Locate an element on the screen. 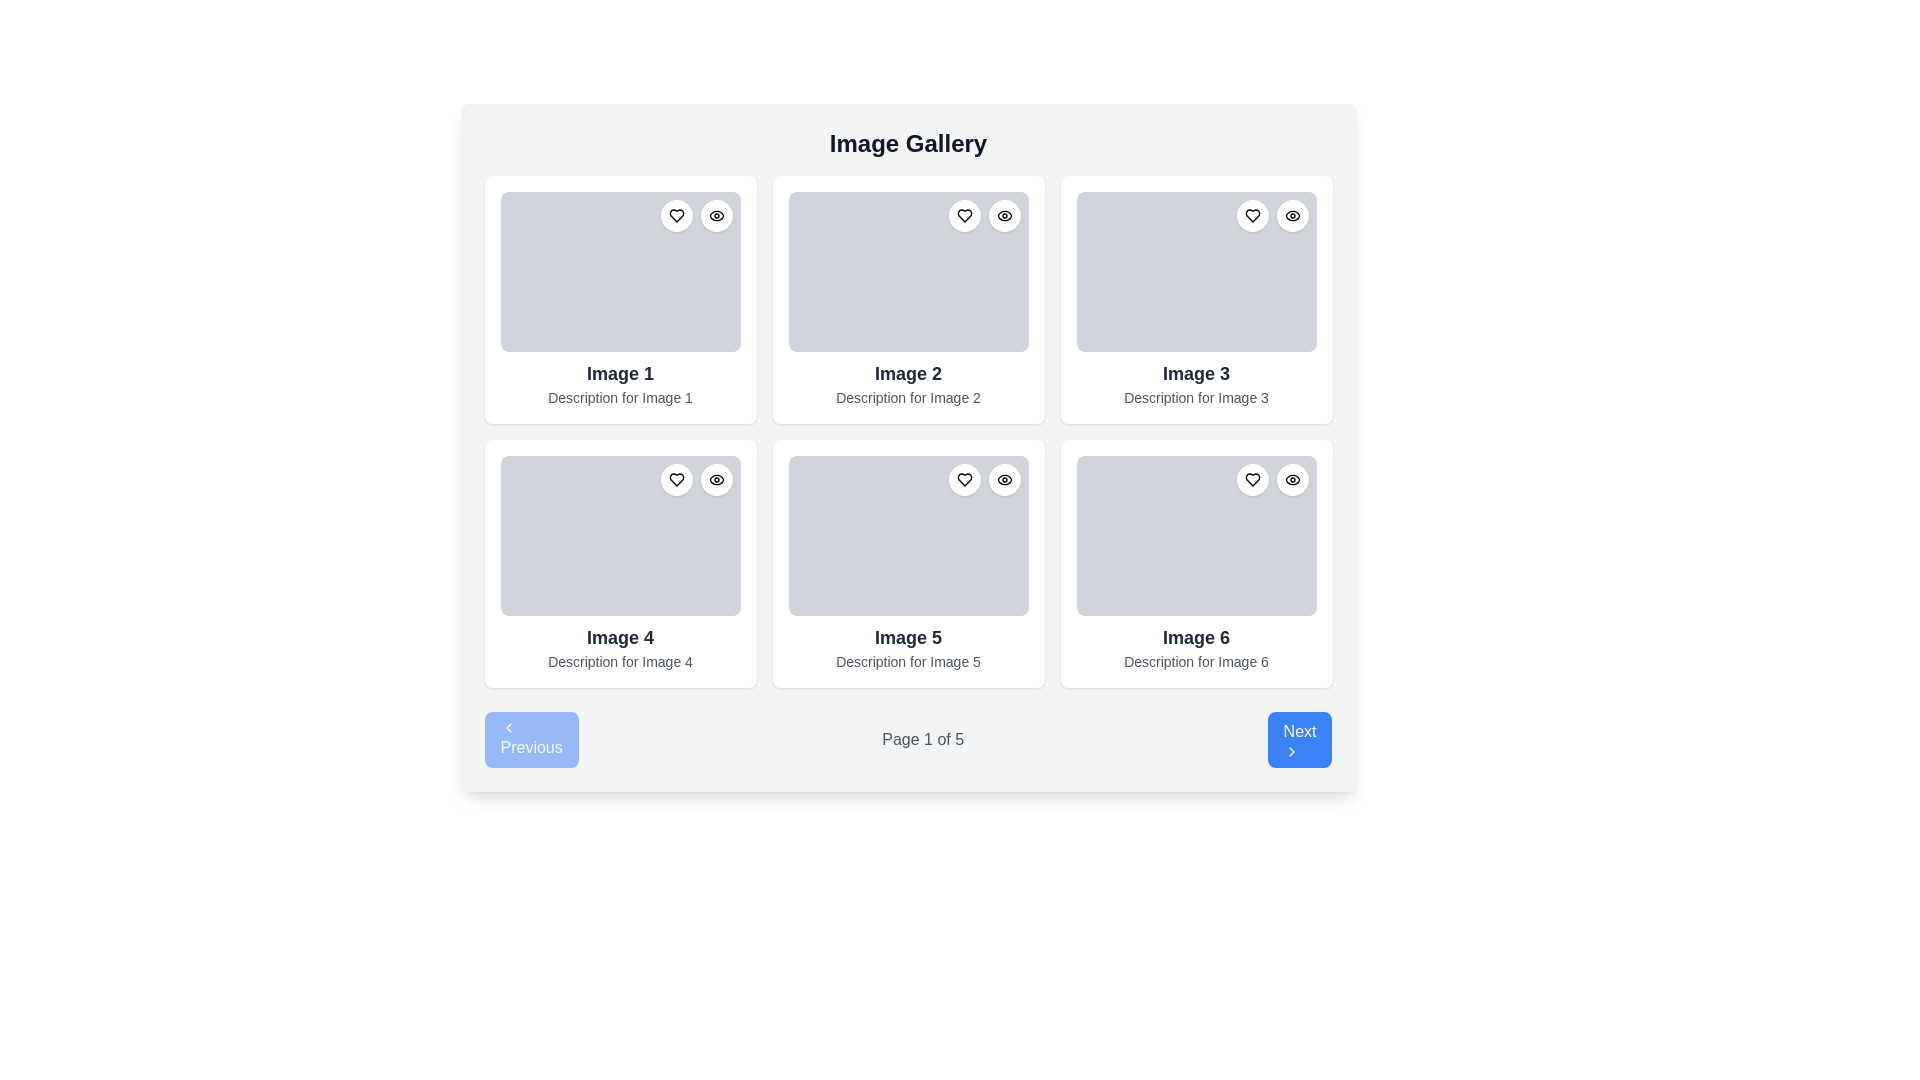  the card component is located at coordinates (907, 563).